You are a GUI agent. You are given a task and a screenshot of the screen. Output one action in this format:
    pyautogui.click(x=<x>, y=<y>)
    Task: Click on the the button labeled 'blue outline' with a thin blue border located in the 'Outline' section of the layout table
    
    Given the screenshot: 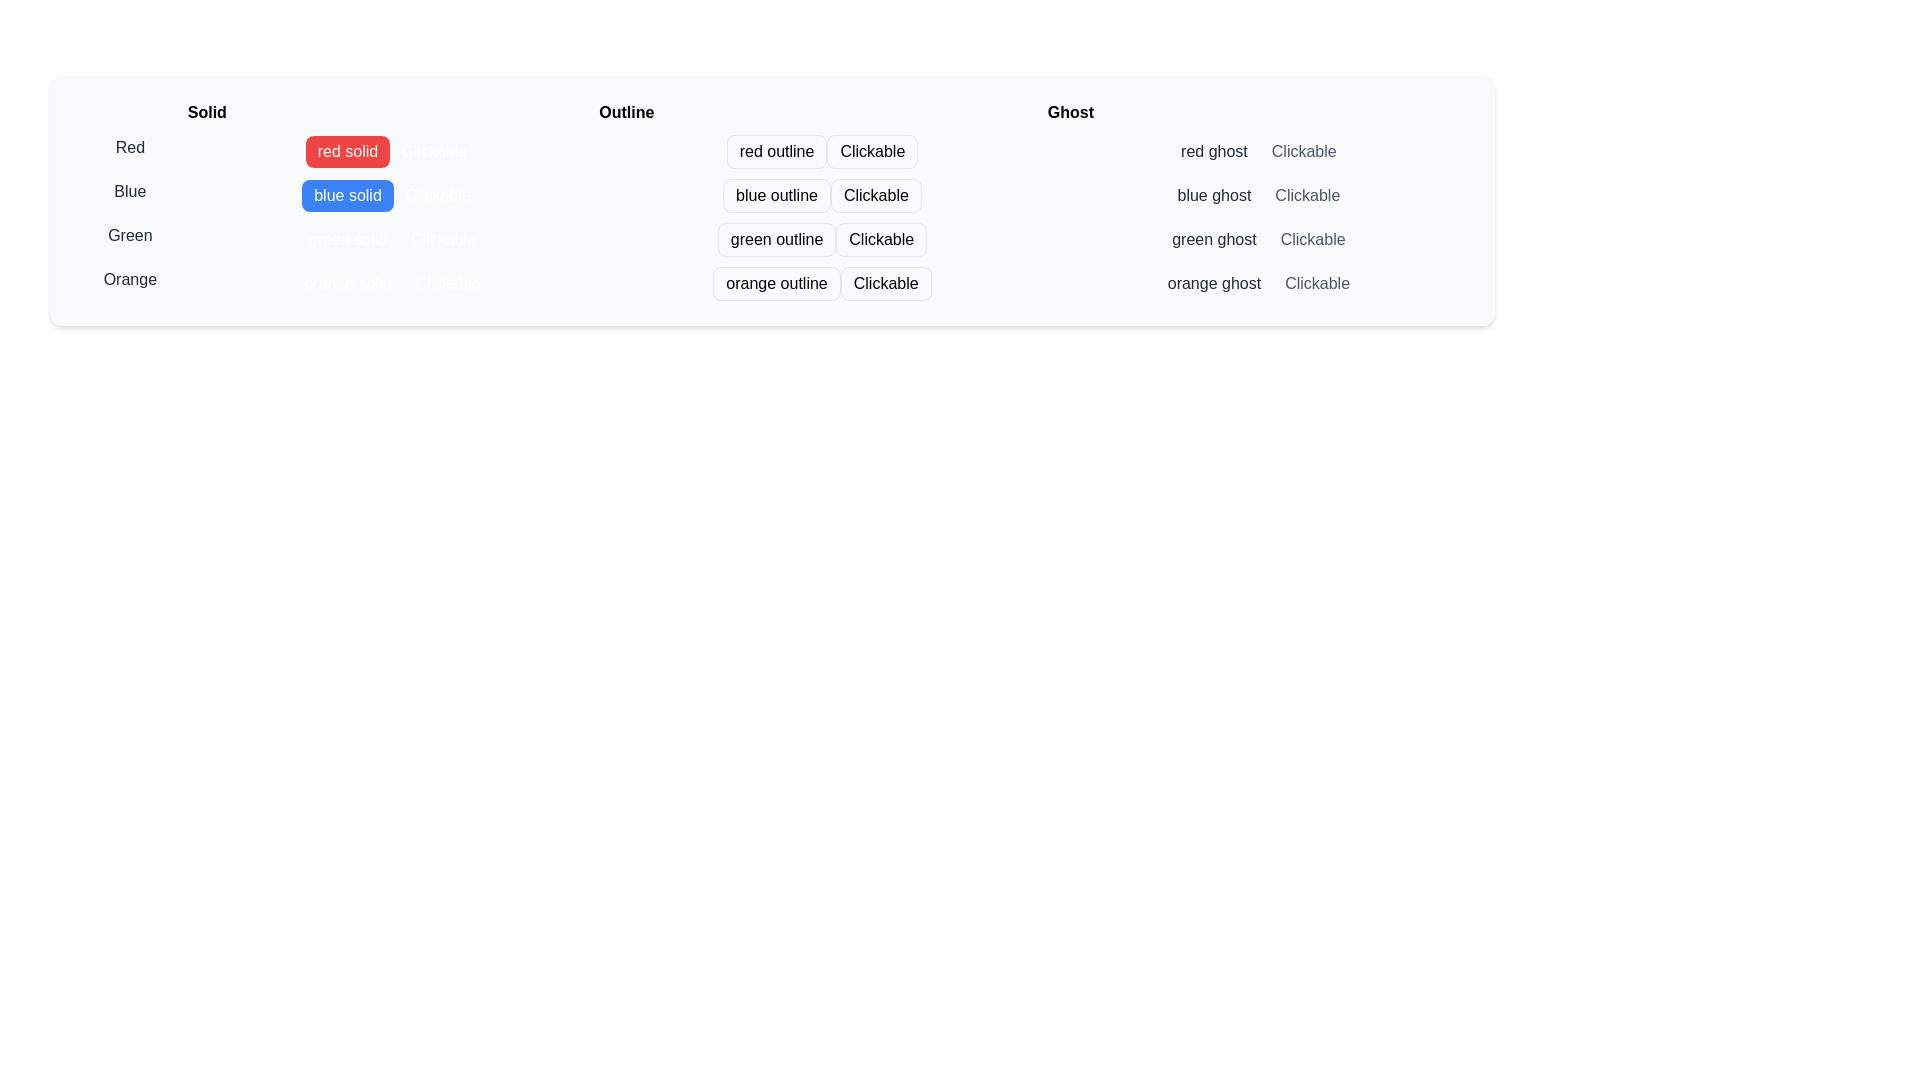 What is the action you would take?
    pyautogui.click(x=776, y=196)
    